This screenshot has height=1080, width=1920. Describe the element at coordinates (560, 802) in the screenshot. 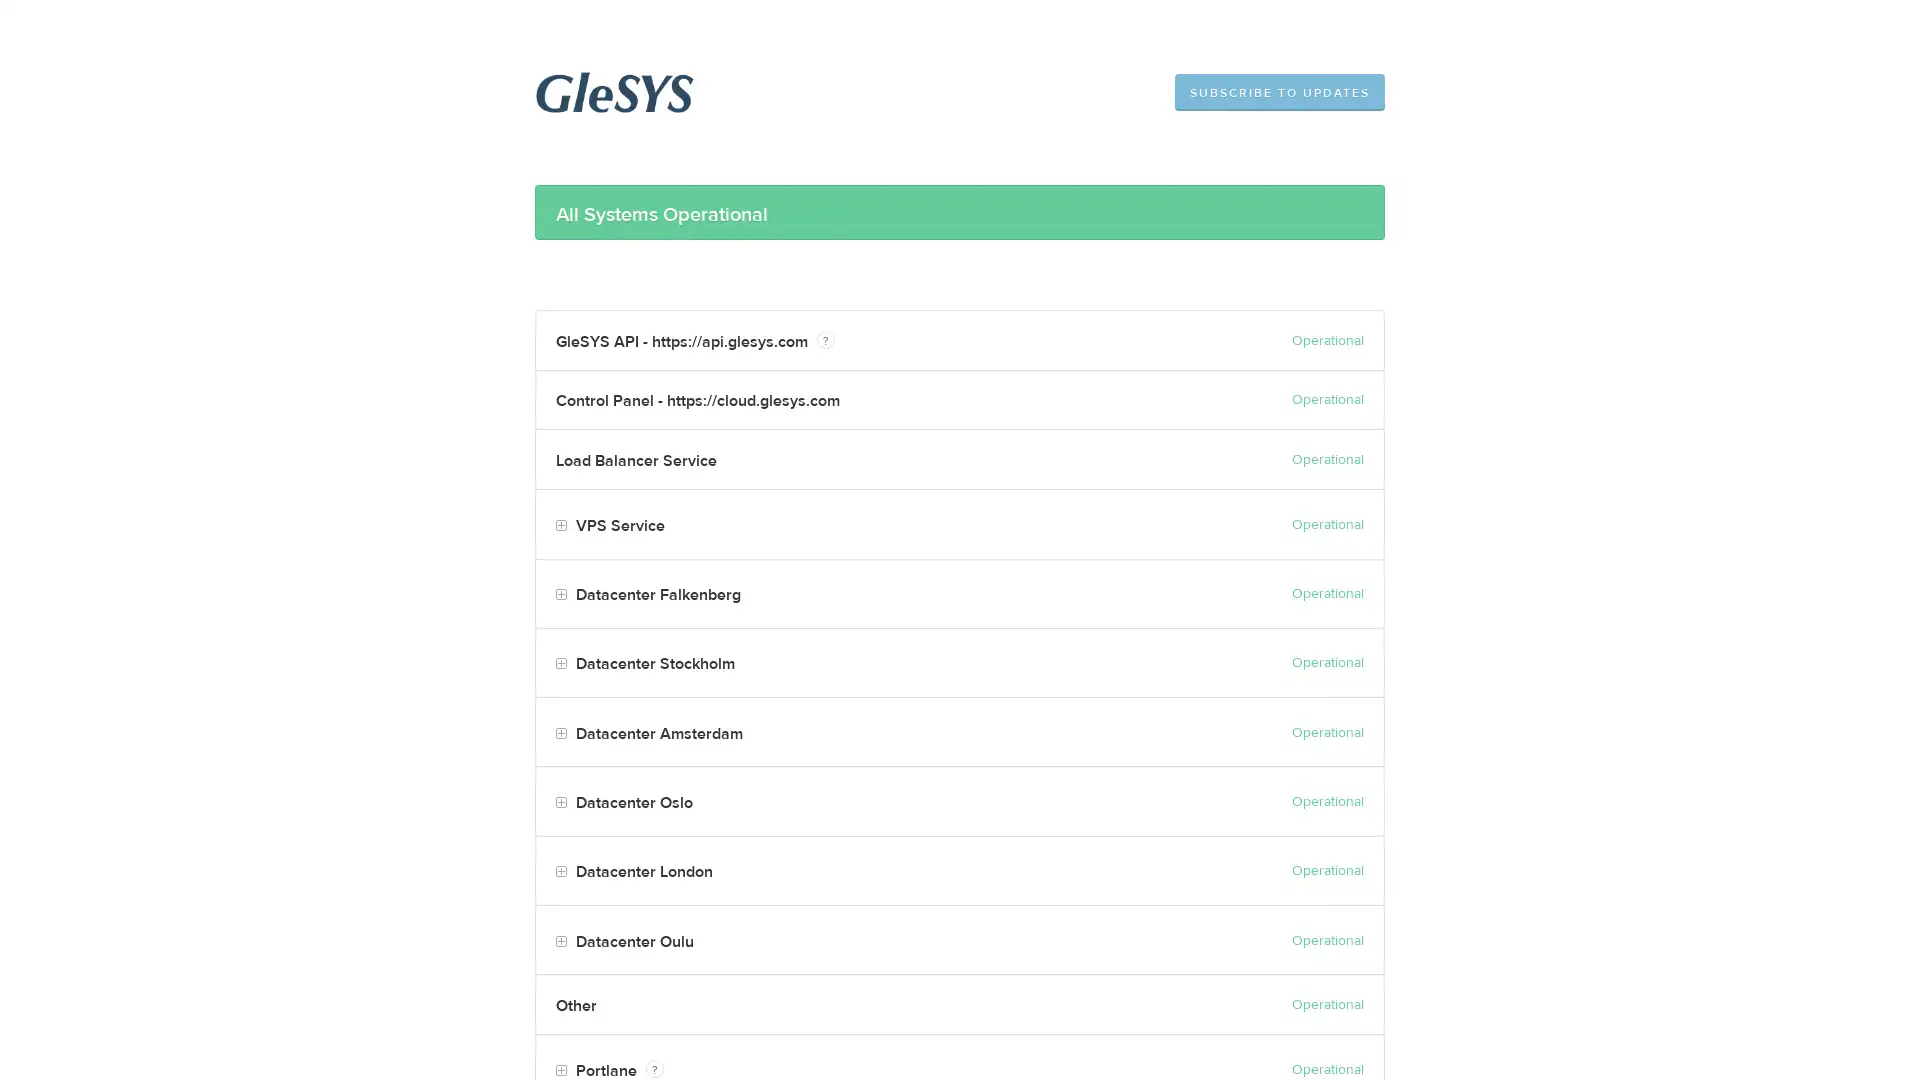

I see `Toggle Datacenter Oslo` at that location.